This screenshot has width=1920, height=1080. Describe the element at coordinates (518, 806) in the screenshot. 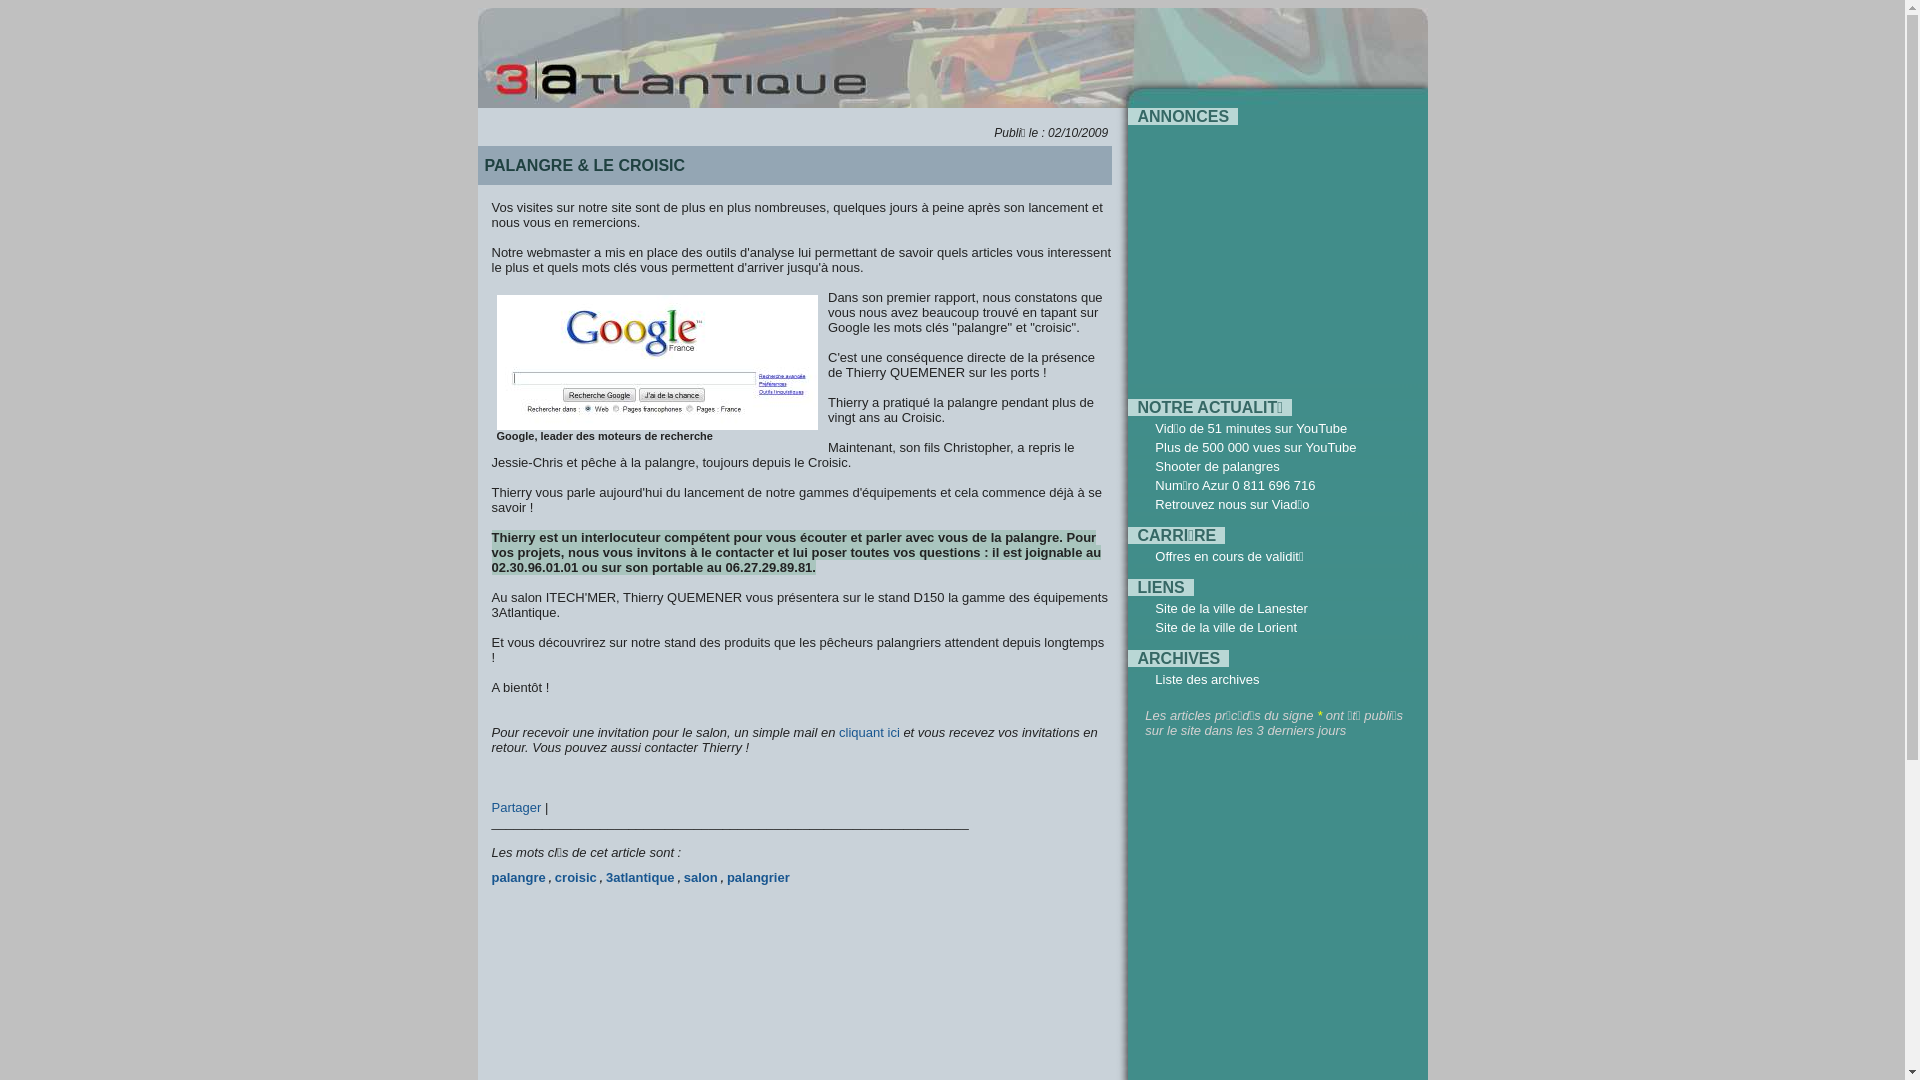

I see `'Partager'` at that location.